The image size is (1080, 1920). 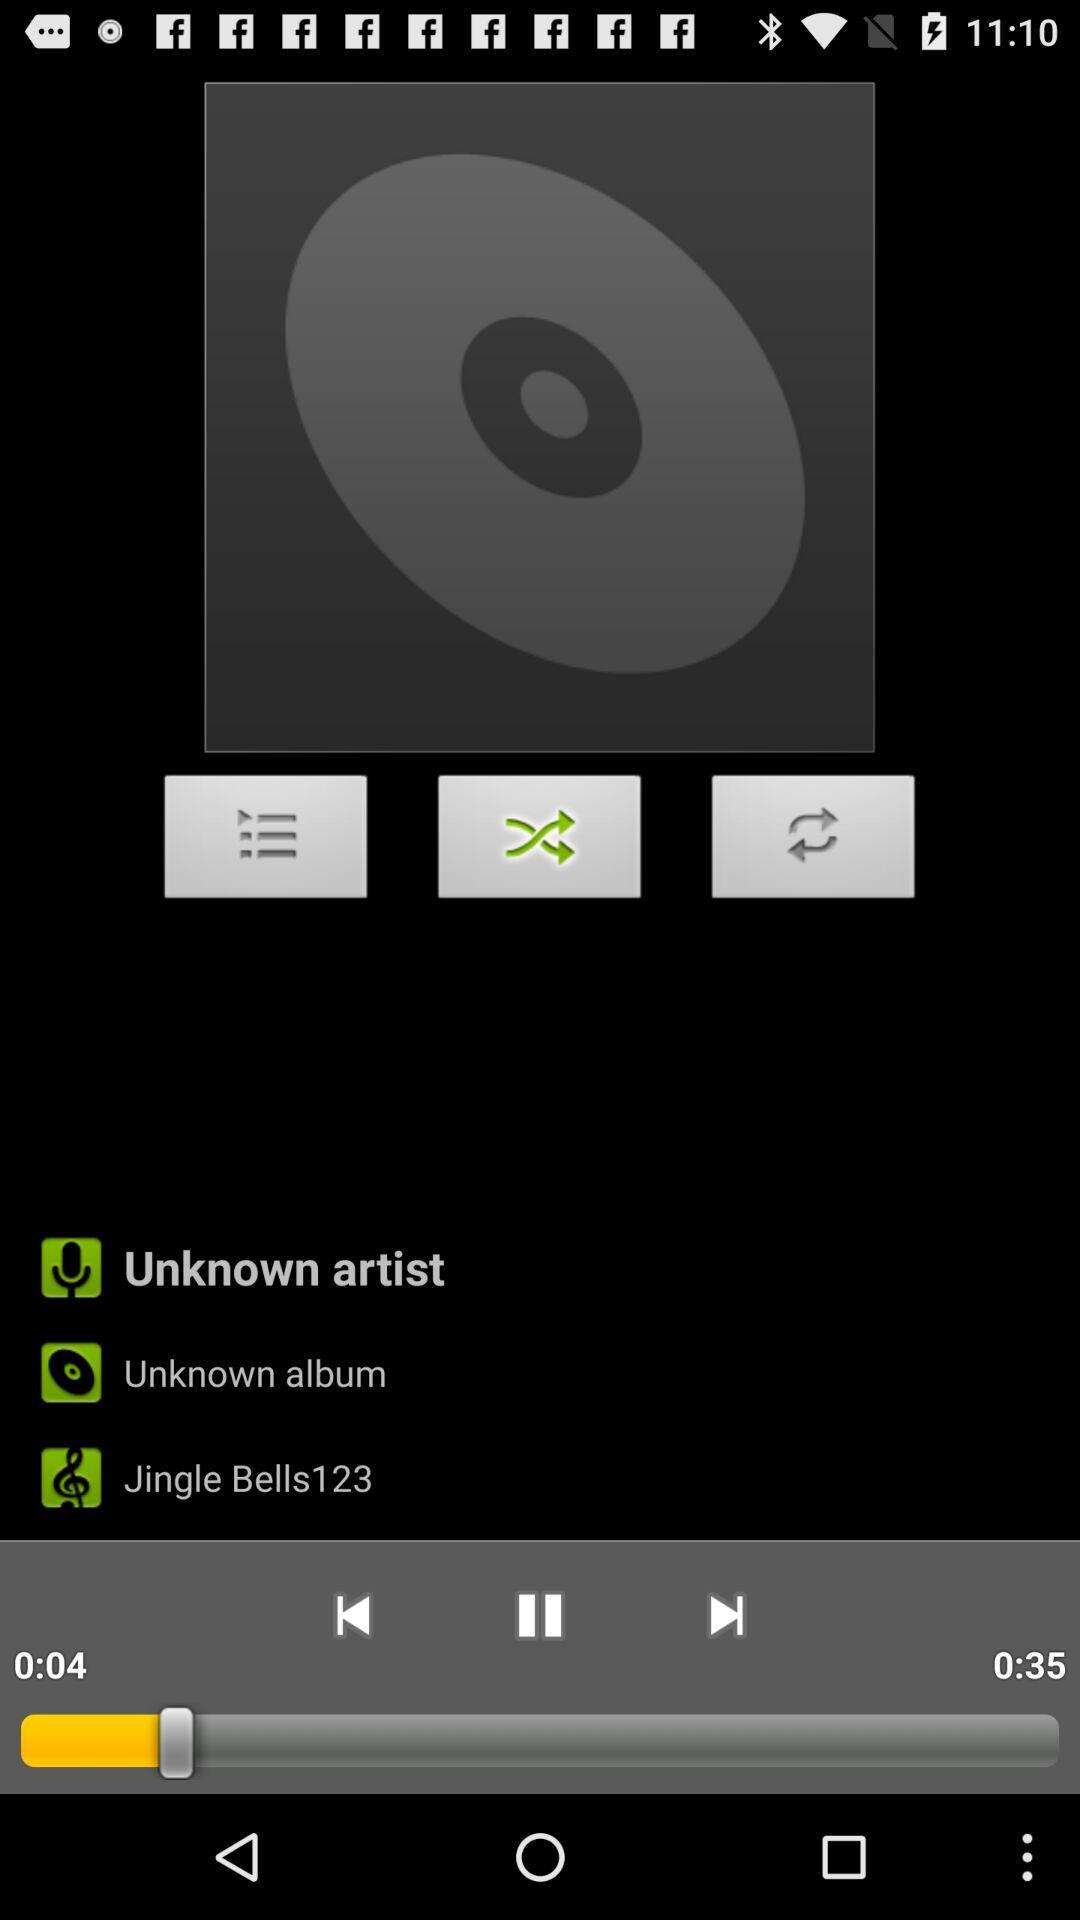 I want to click on the item next to 0:35, so click(x=726, y=1615).